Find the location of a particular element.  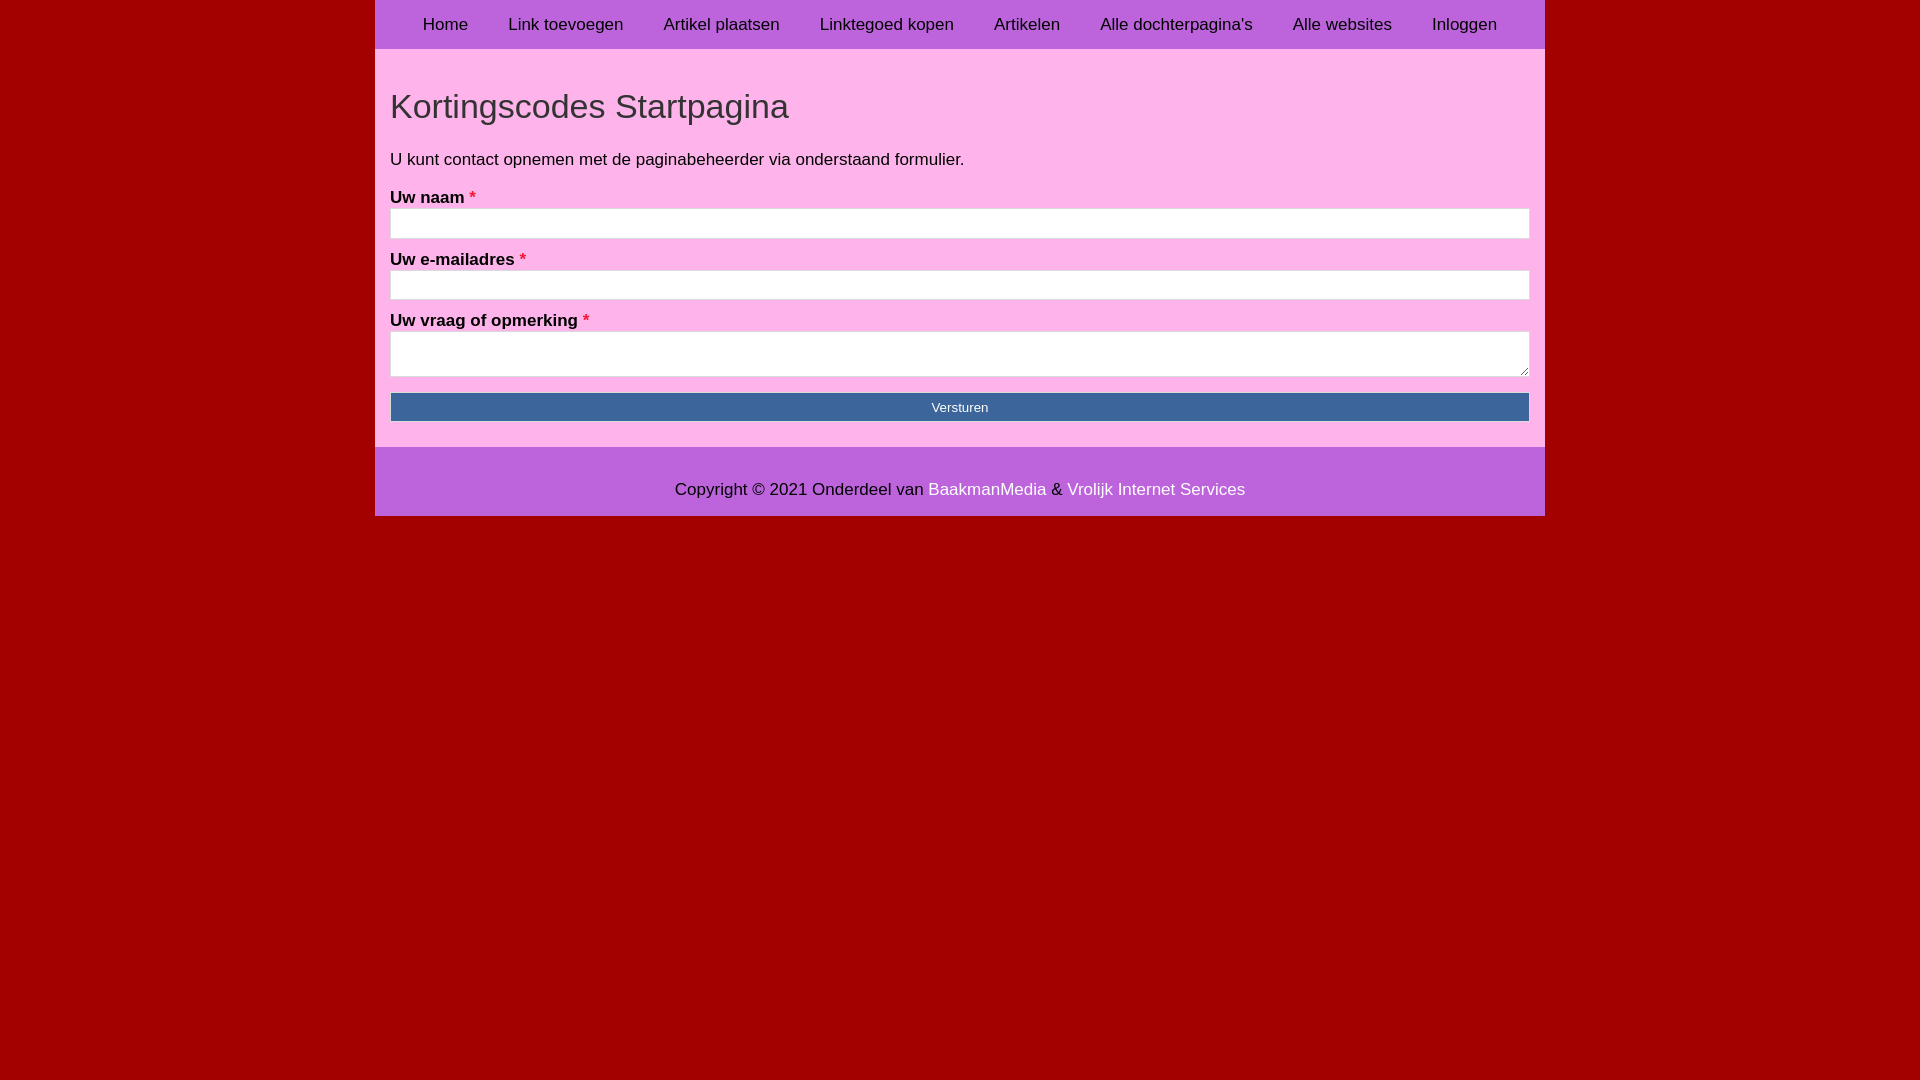

'Artikelen' is located at coordinates (974, 24).